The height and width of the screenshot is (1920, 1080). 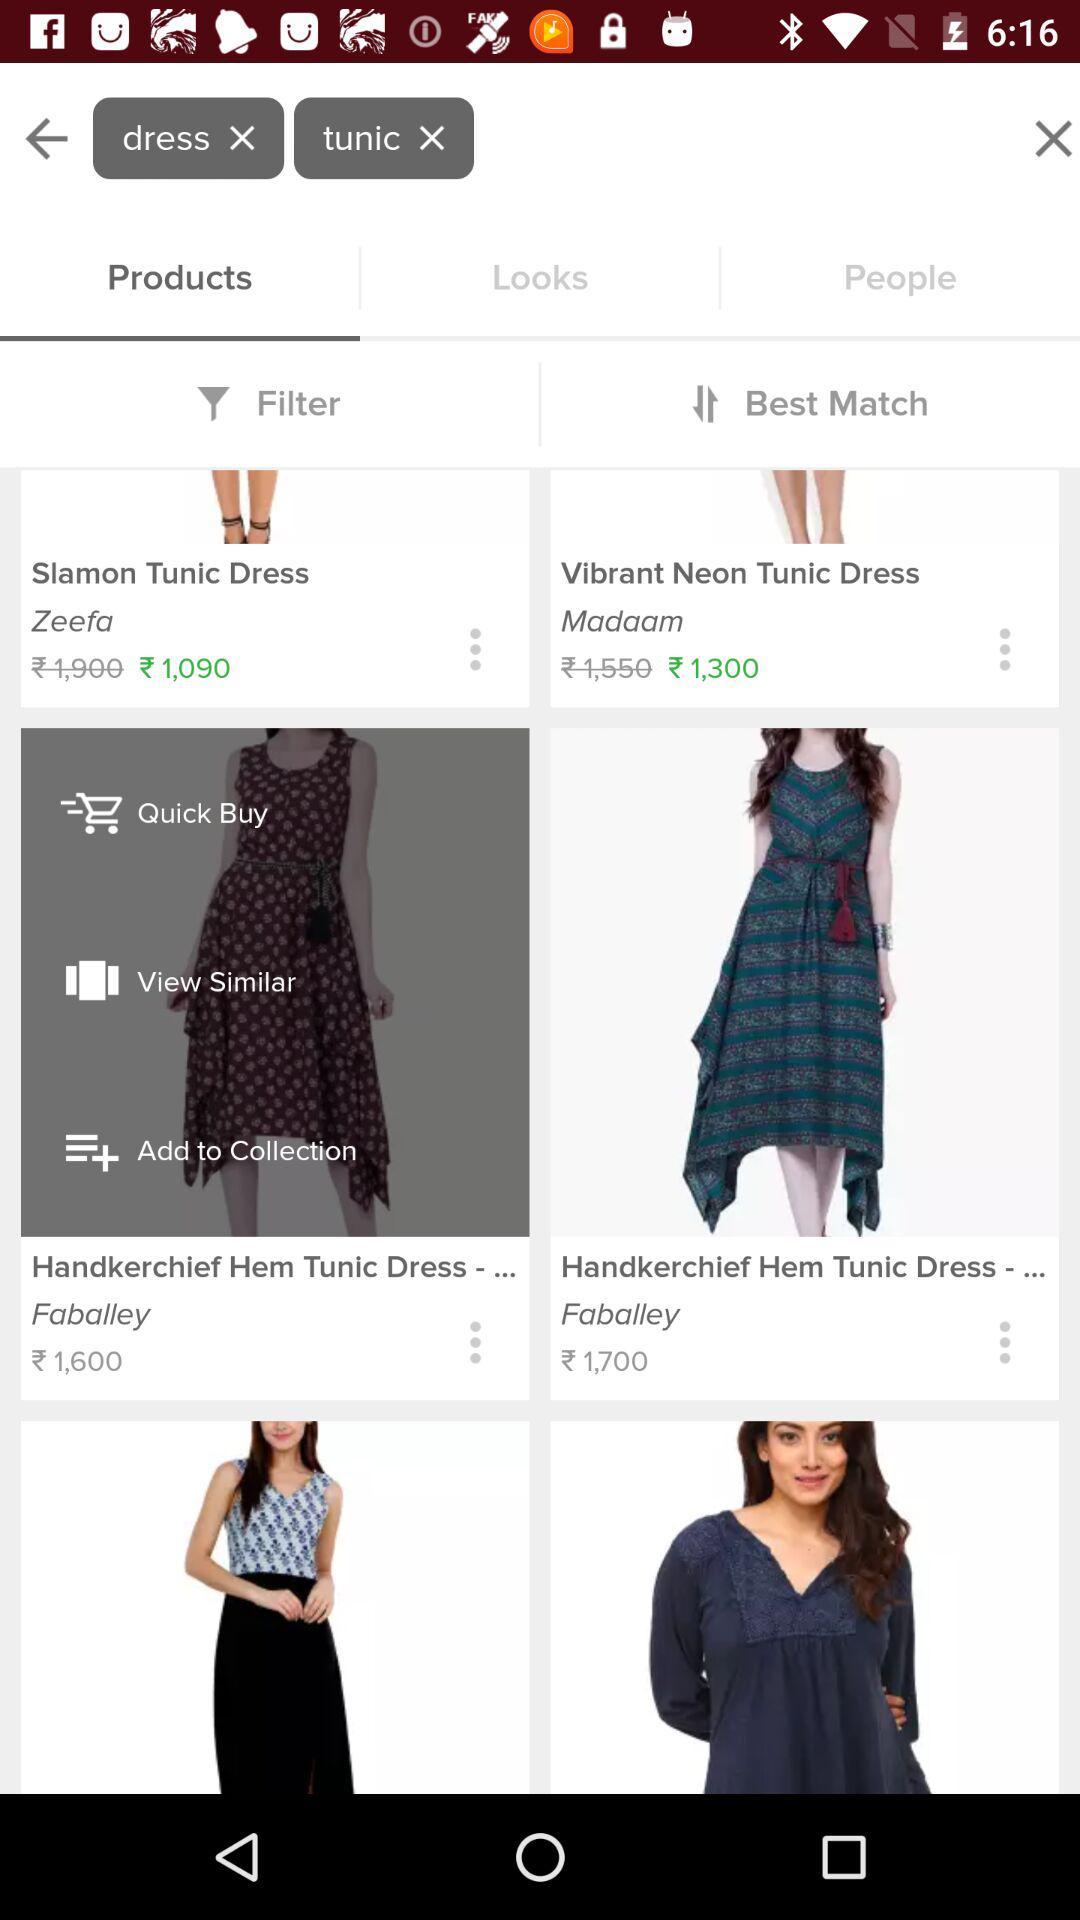 What do you see at coordinates (1005, 649) in the screenshot?
I see `open buying options` at bounding box center [1005, 649].